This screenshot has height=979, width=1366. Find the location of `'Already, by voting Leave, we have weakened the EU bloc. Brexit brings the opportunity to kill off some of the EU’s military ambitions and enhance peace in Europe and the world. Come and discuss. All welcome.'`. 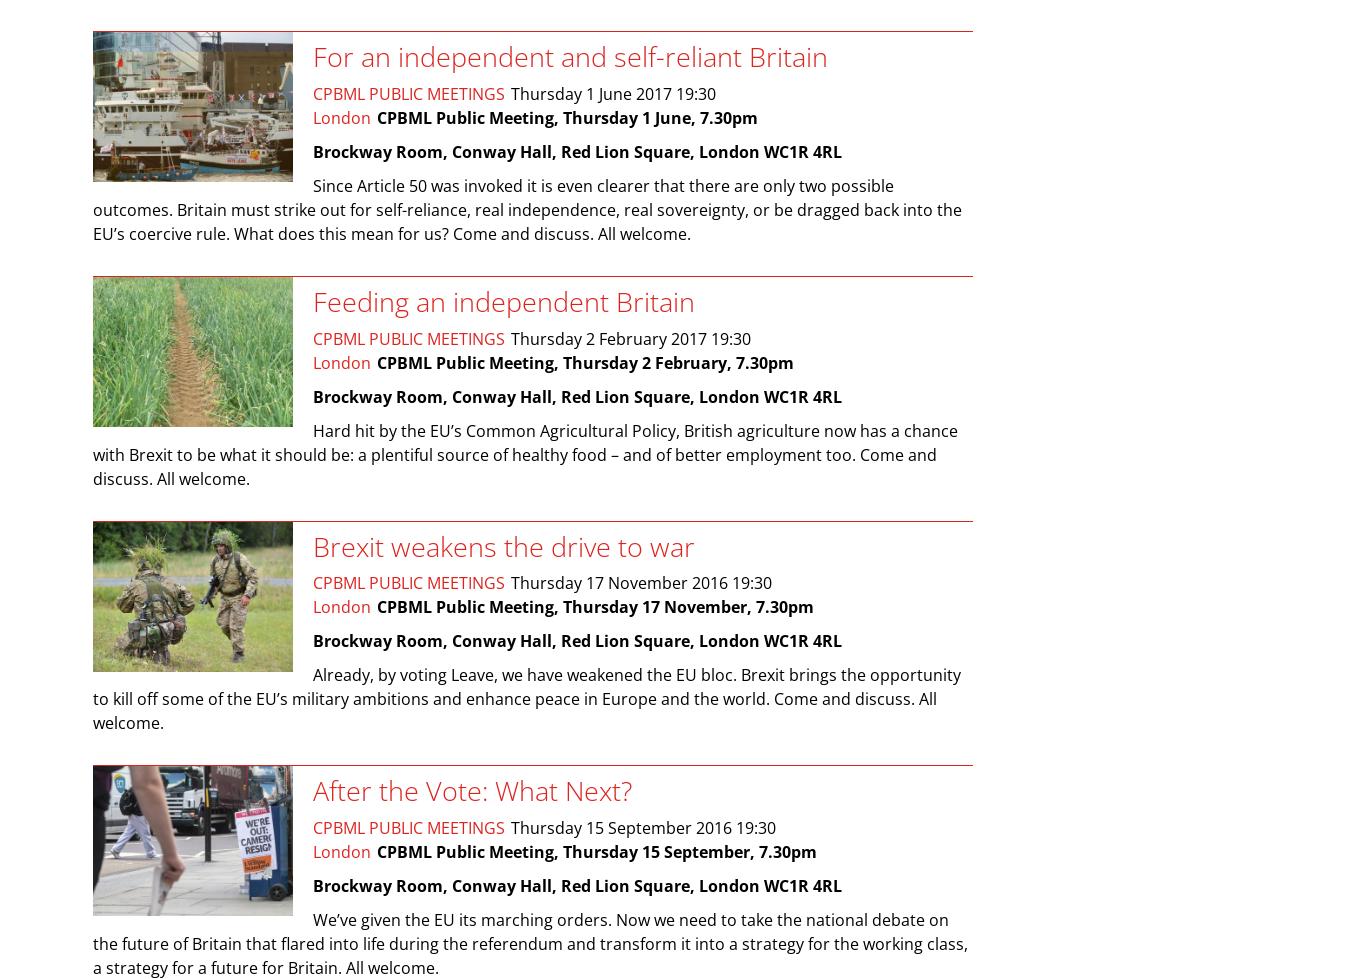

'Already, by voting Leave, we have weakened the EU bloc. Brexit brings the opportunity to kill off some of the EU’s military ambitions and enhance peace in Europe and the world. Come and discuss. All welcome.' is located at coordinates (527, 698).